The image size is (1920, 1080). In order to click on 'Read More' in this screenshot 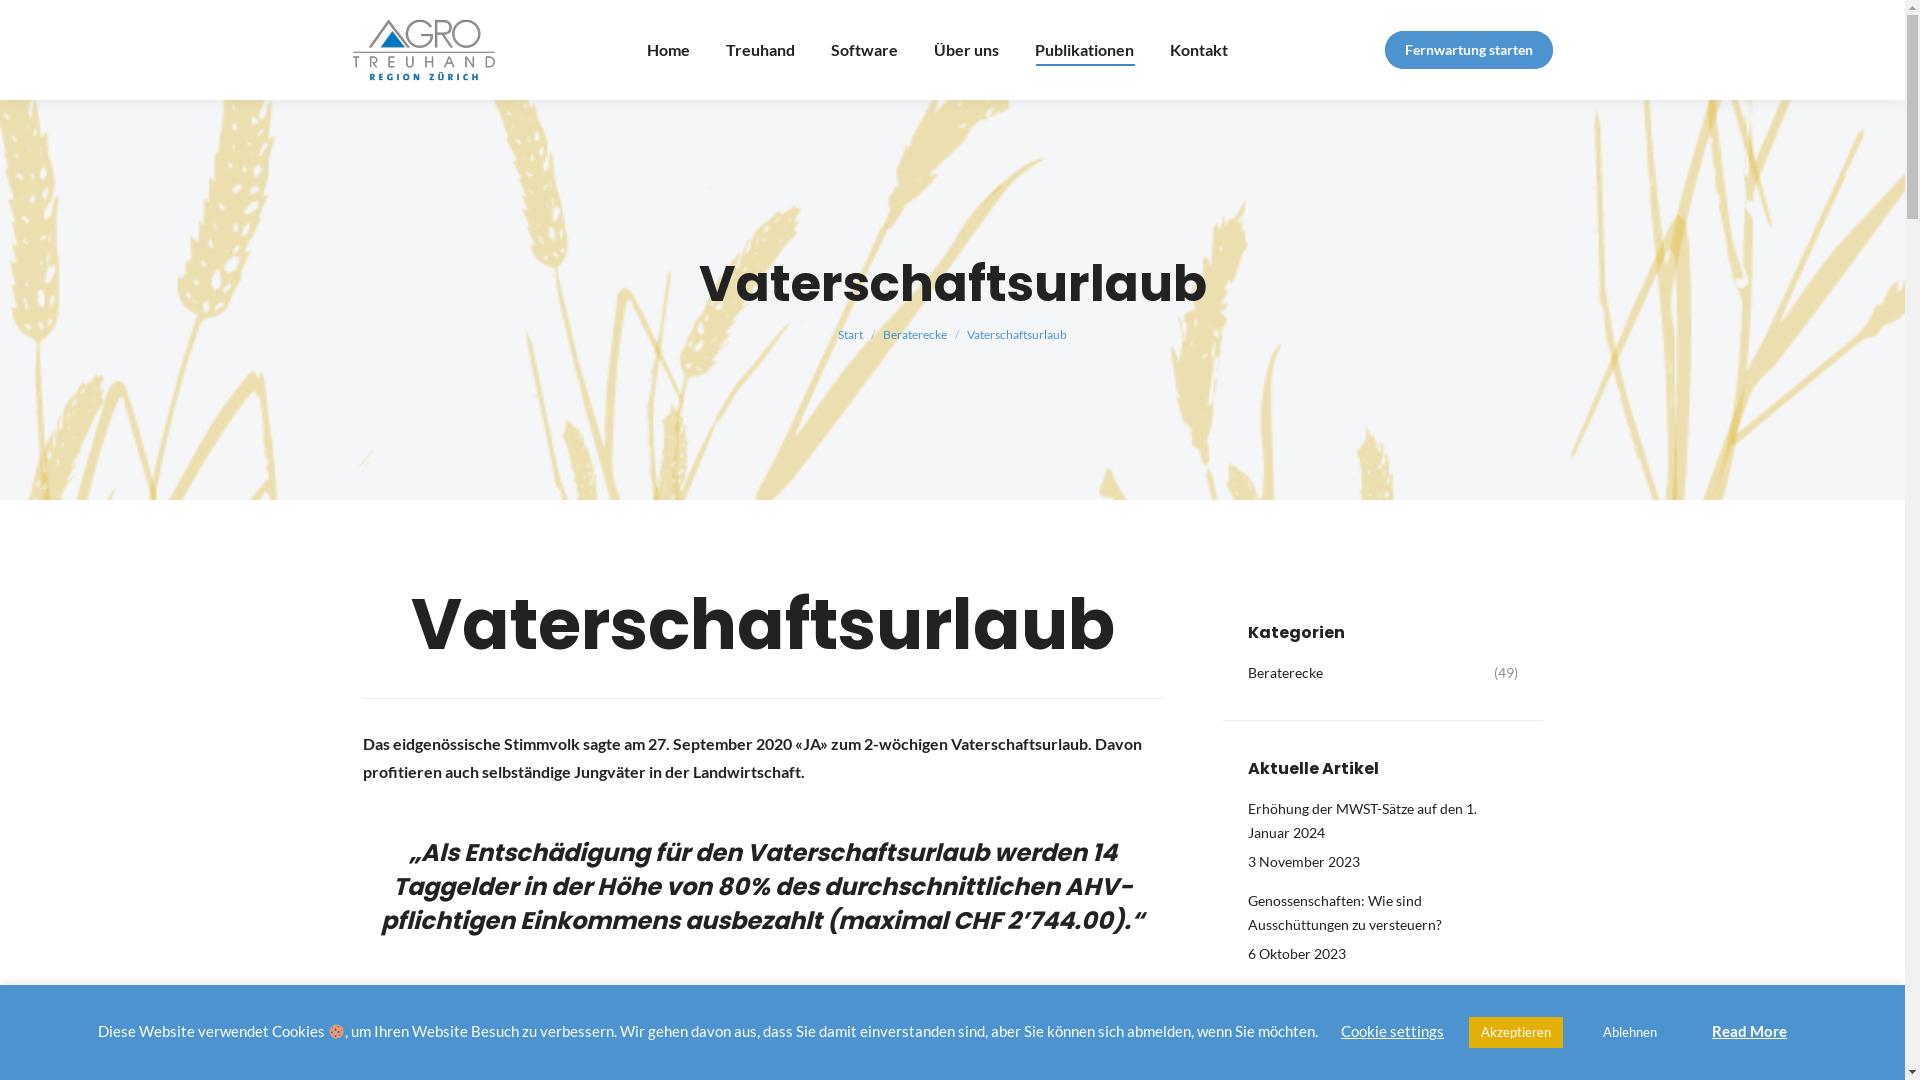, I will do `click(1748, 1030)`.